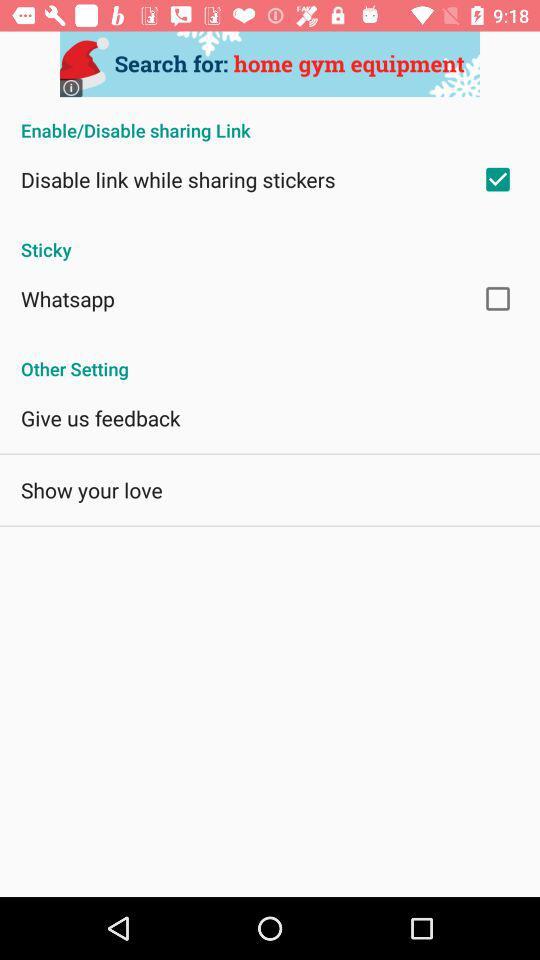  What do you see at coordinates (270, 120) in the screenshot?
I see `enable disable sharing item` at bounding box center [270, 120].